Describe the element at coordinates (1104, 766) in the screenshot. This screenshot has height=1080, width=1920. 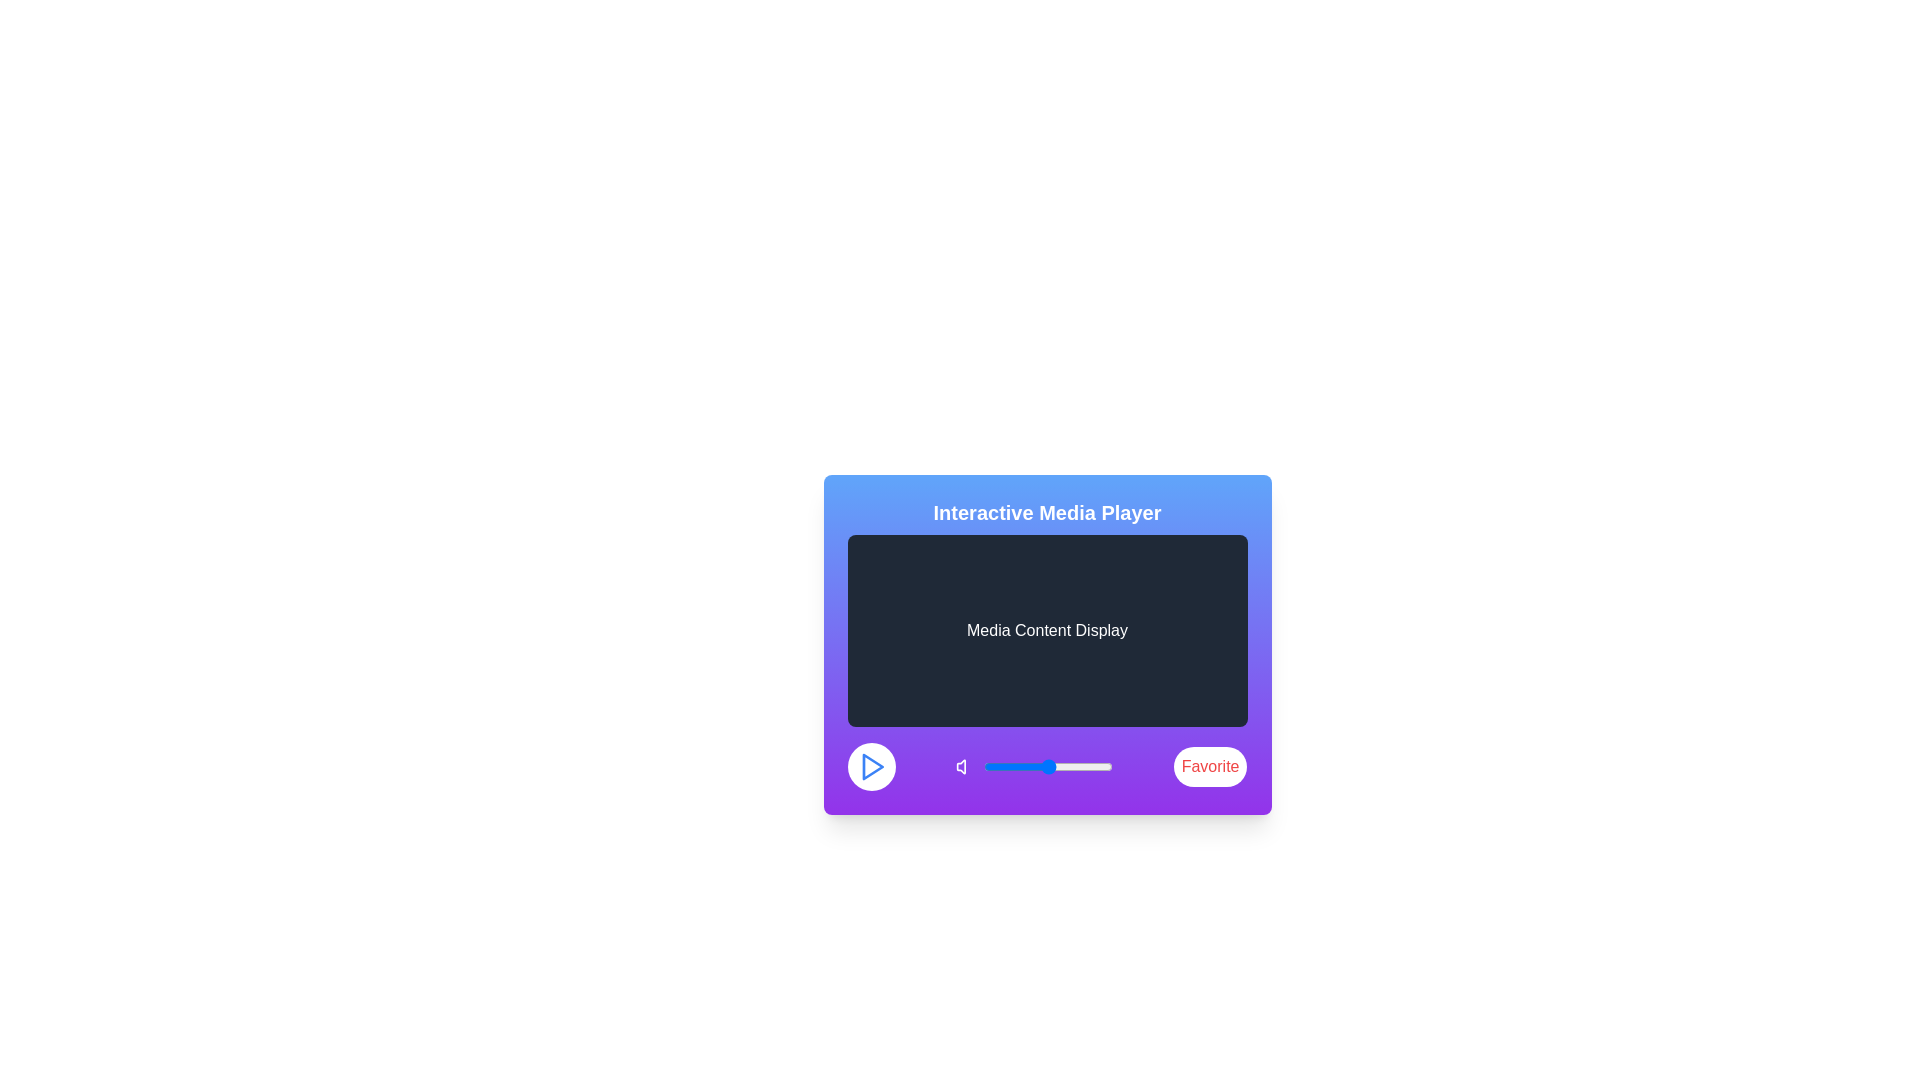
I see `the slider` at that location.